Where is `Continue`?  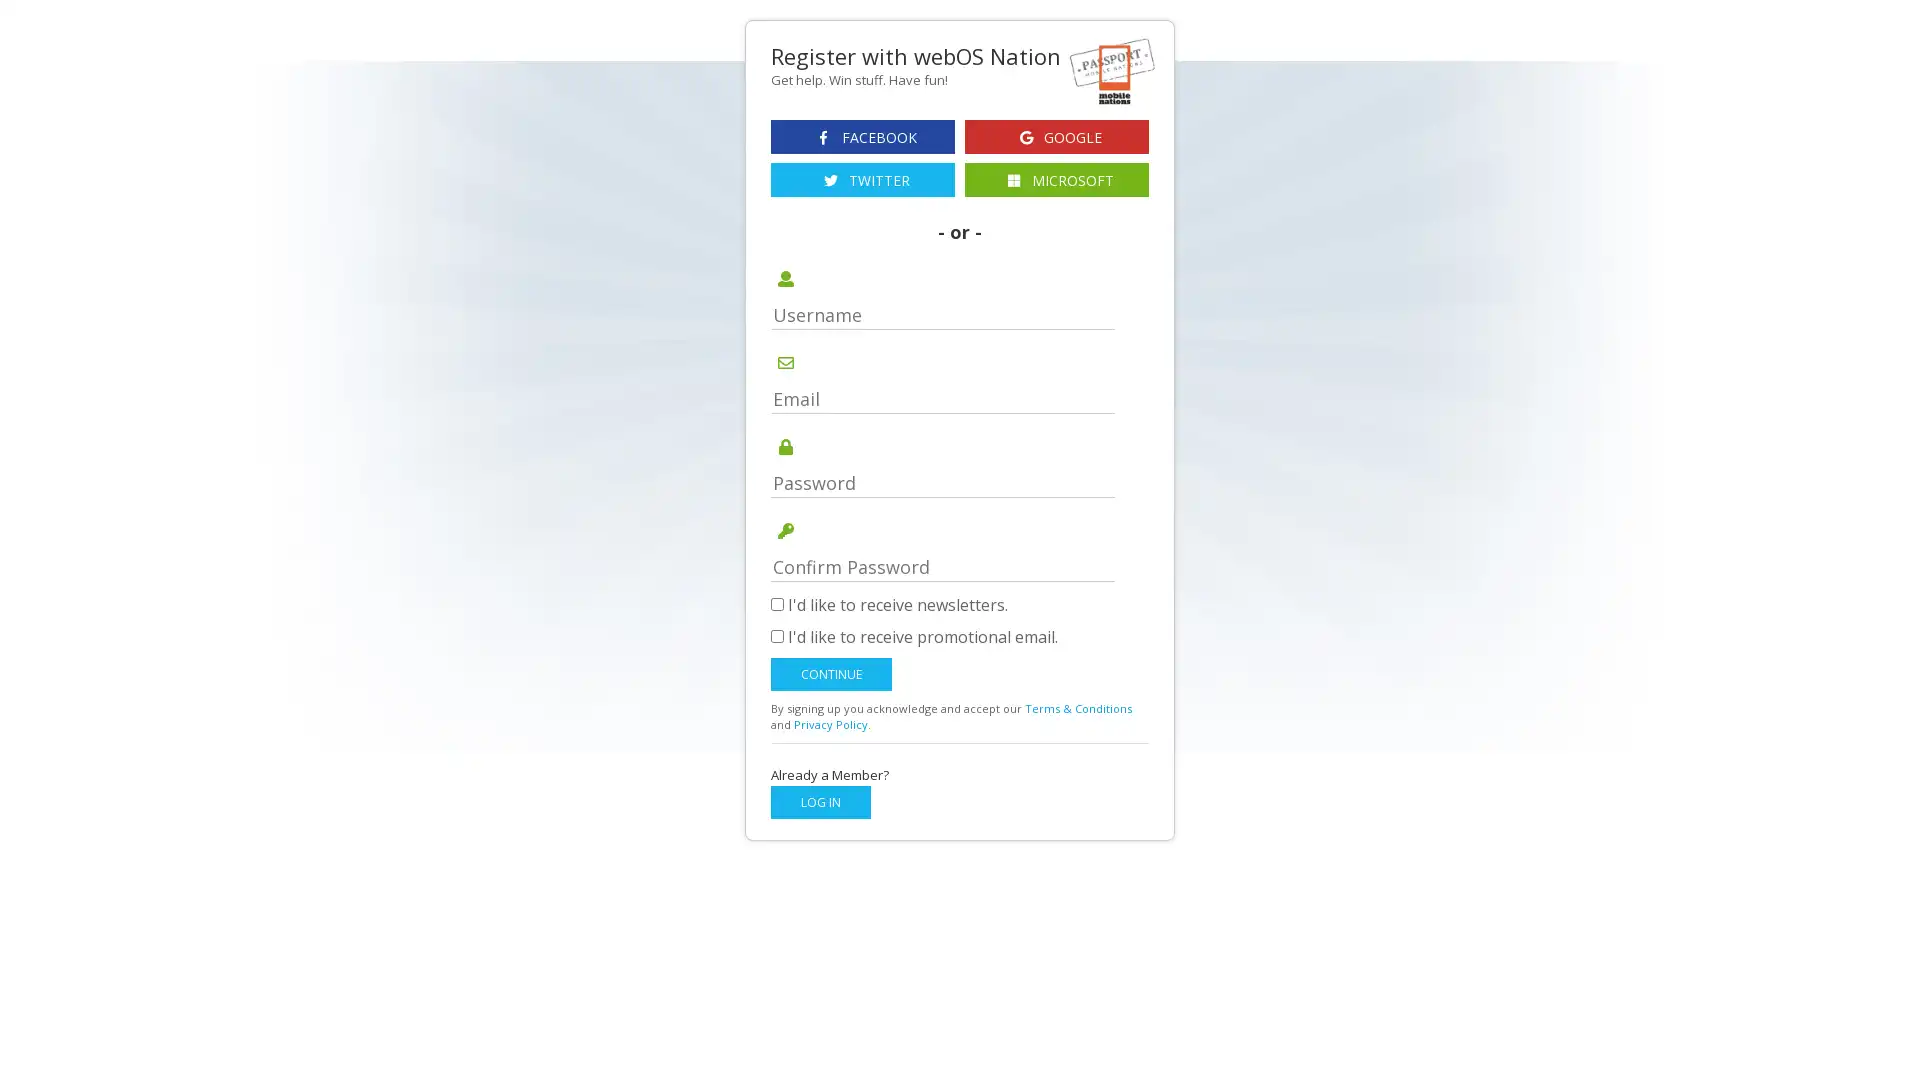
Continue is located at coordinates (831, 673).